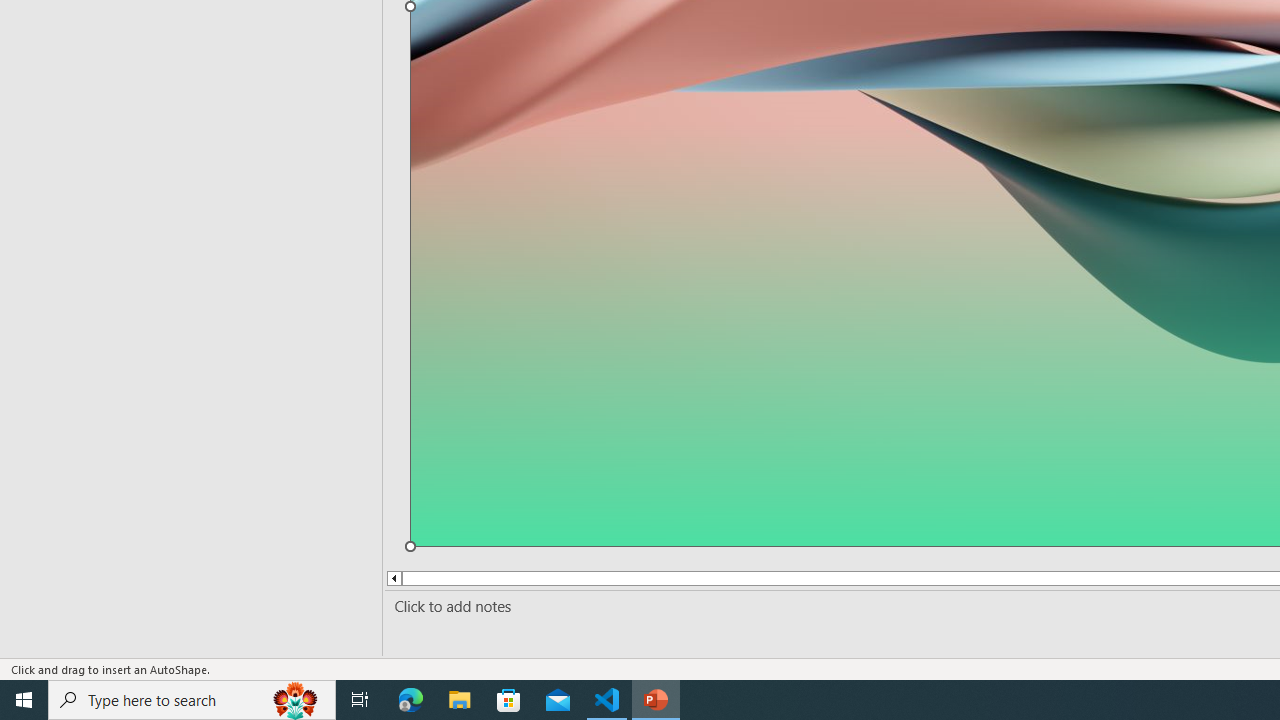 This screenshot has height=720, width=1280. What do you see at coordinates (509, 698) in the screenshot?
I see `'Microsoft Store'` at bounding box center [509, 698].